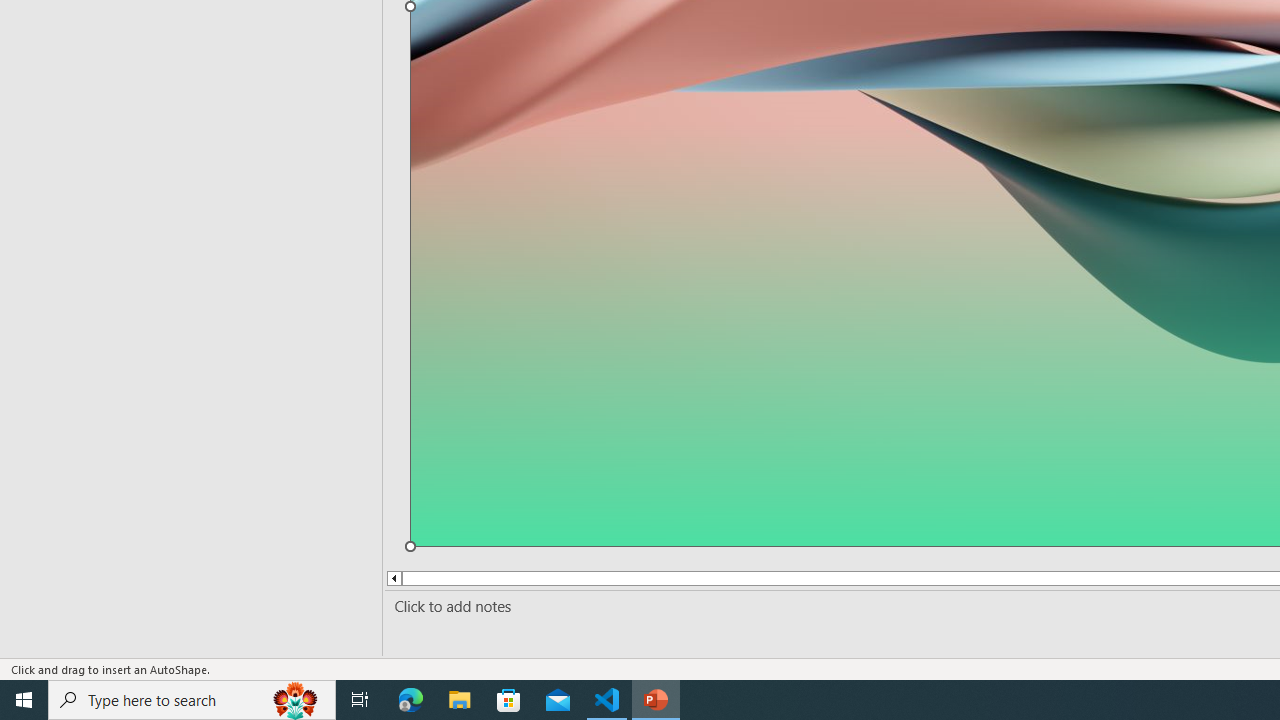 This screenshot has height=720, width=1280. What do you see at coordinates (509, 698) in the screenshot?
I see `'Microsoft Store'` at bounding box center [509, 698].